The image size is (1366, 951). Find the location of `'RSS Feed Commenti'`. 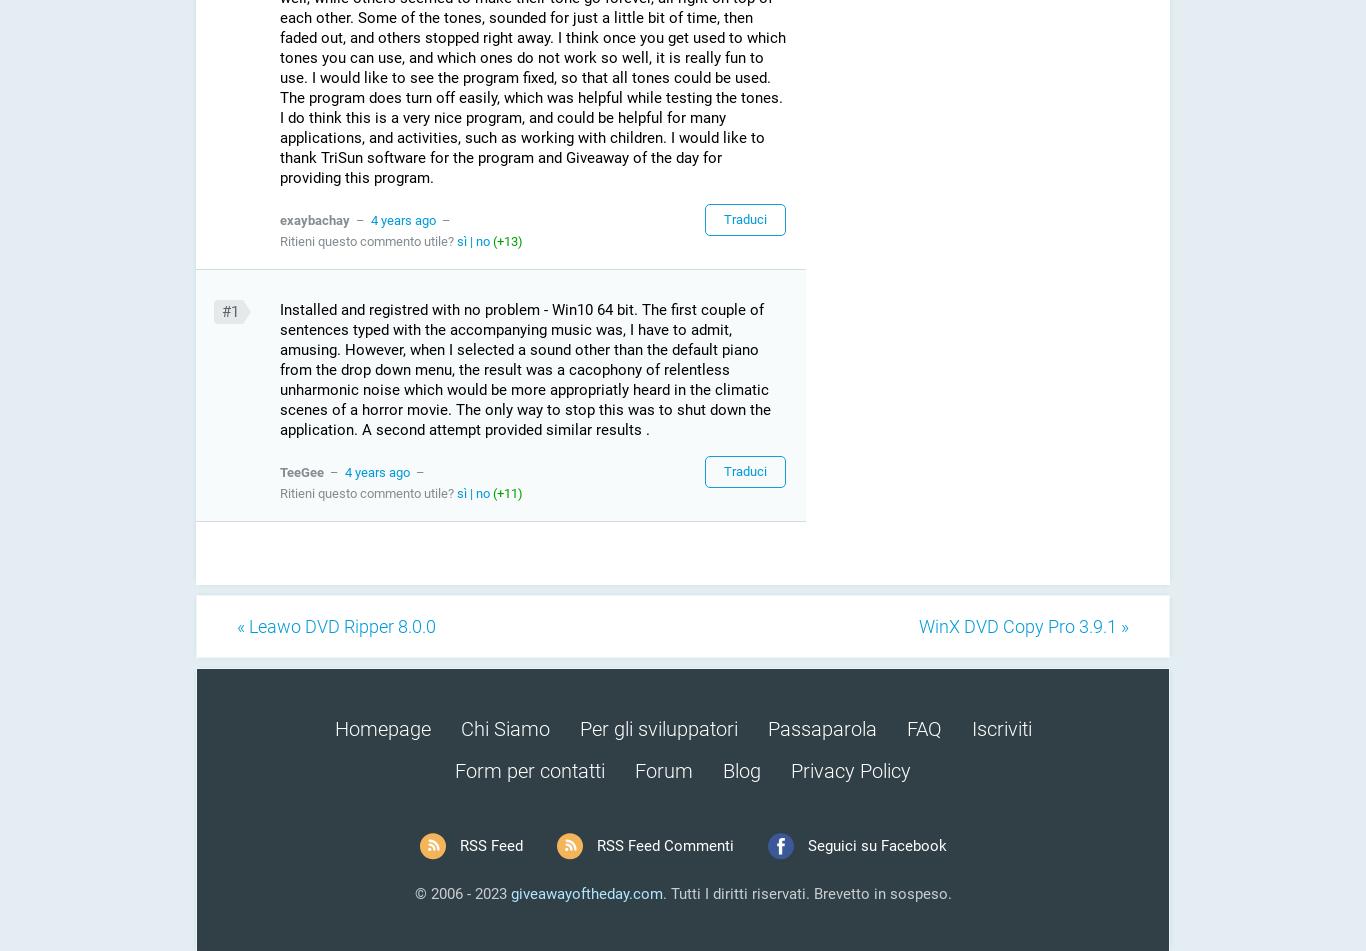

'RSS Feed Commenti' is located at coordinates (663, 845).